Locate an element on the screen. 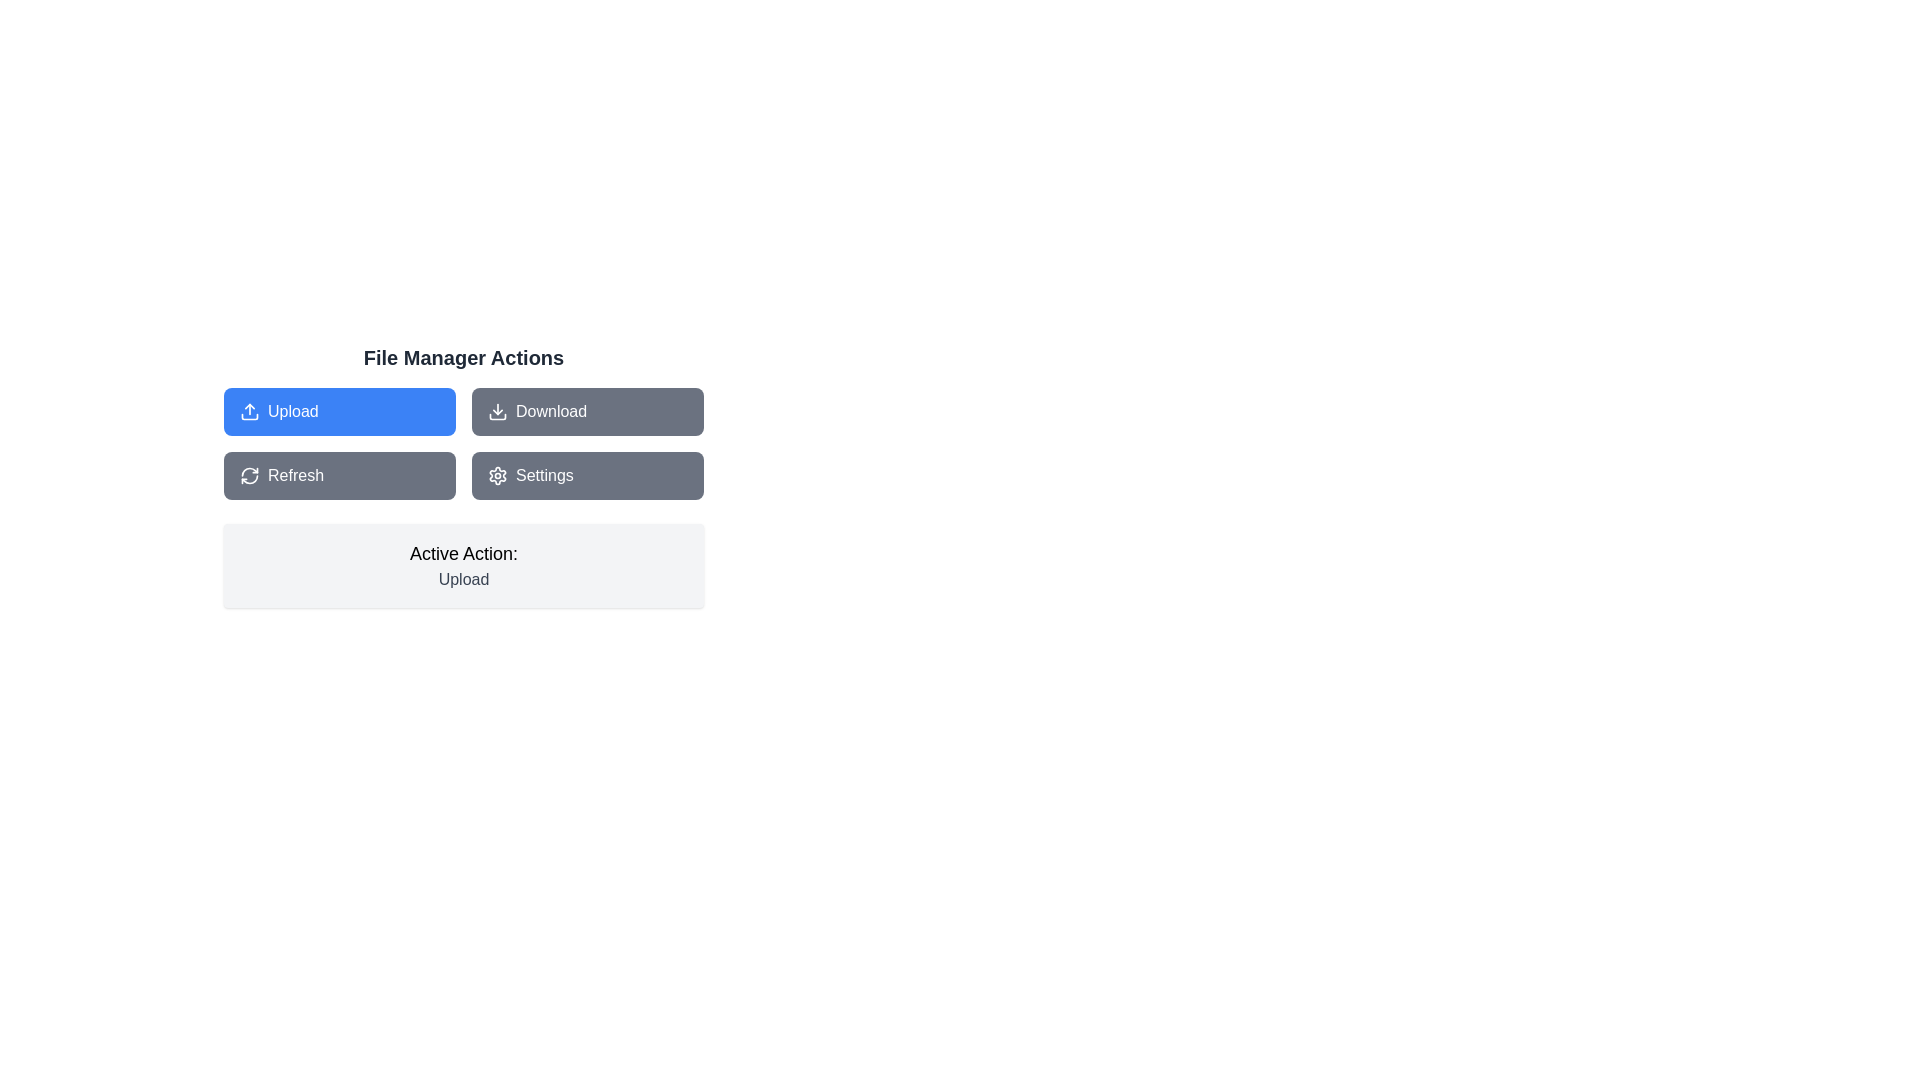 This screenshot has width=1920, height=1080. the settings icon located in the lower-right action group is located at coordinates (498, 475).